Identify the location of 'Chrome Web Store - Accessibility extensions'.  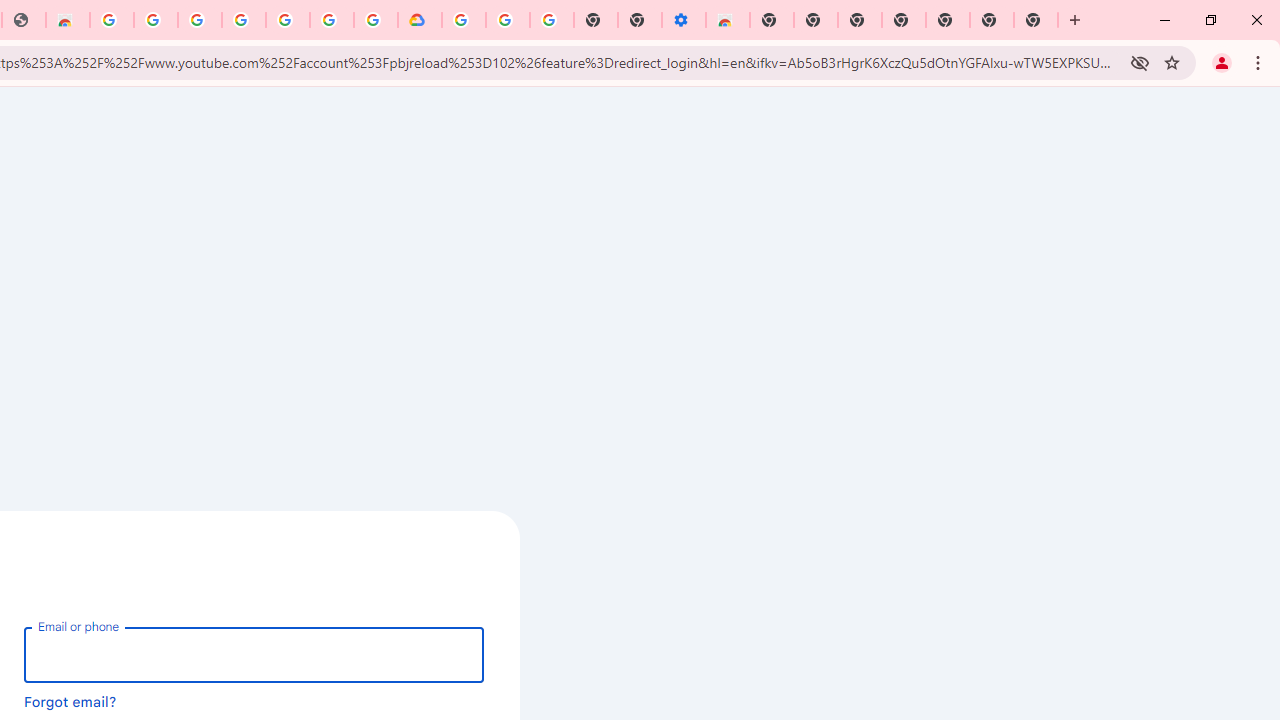
(727, 20).